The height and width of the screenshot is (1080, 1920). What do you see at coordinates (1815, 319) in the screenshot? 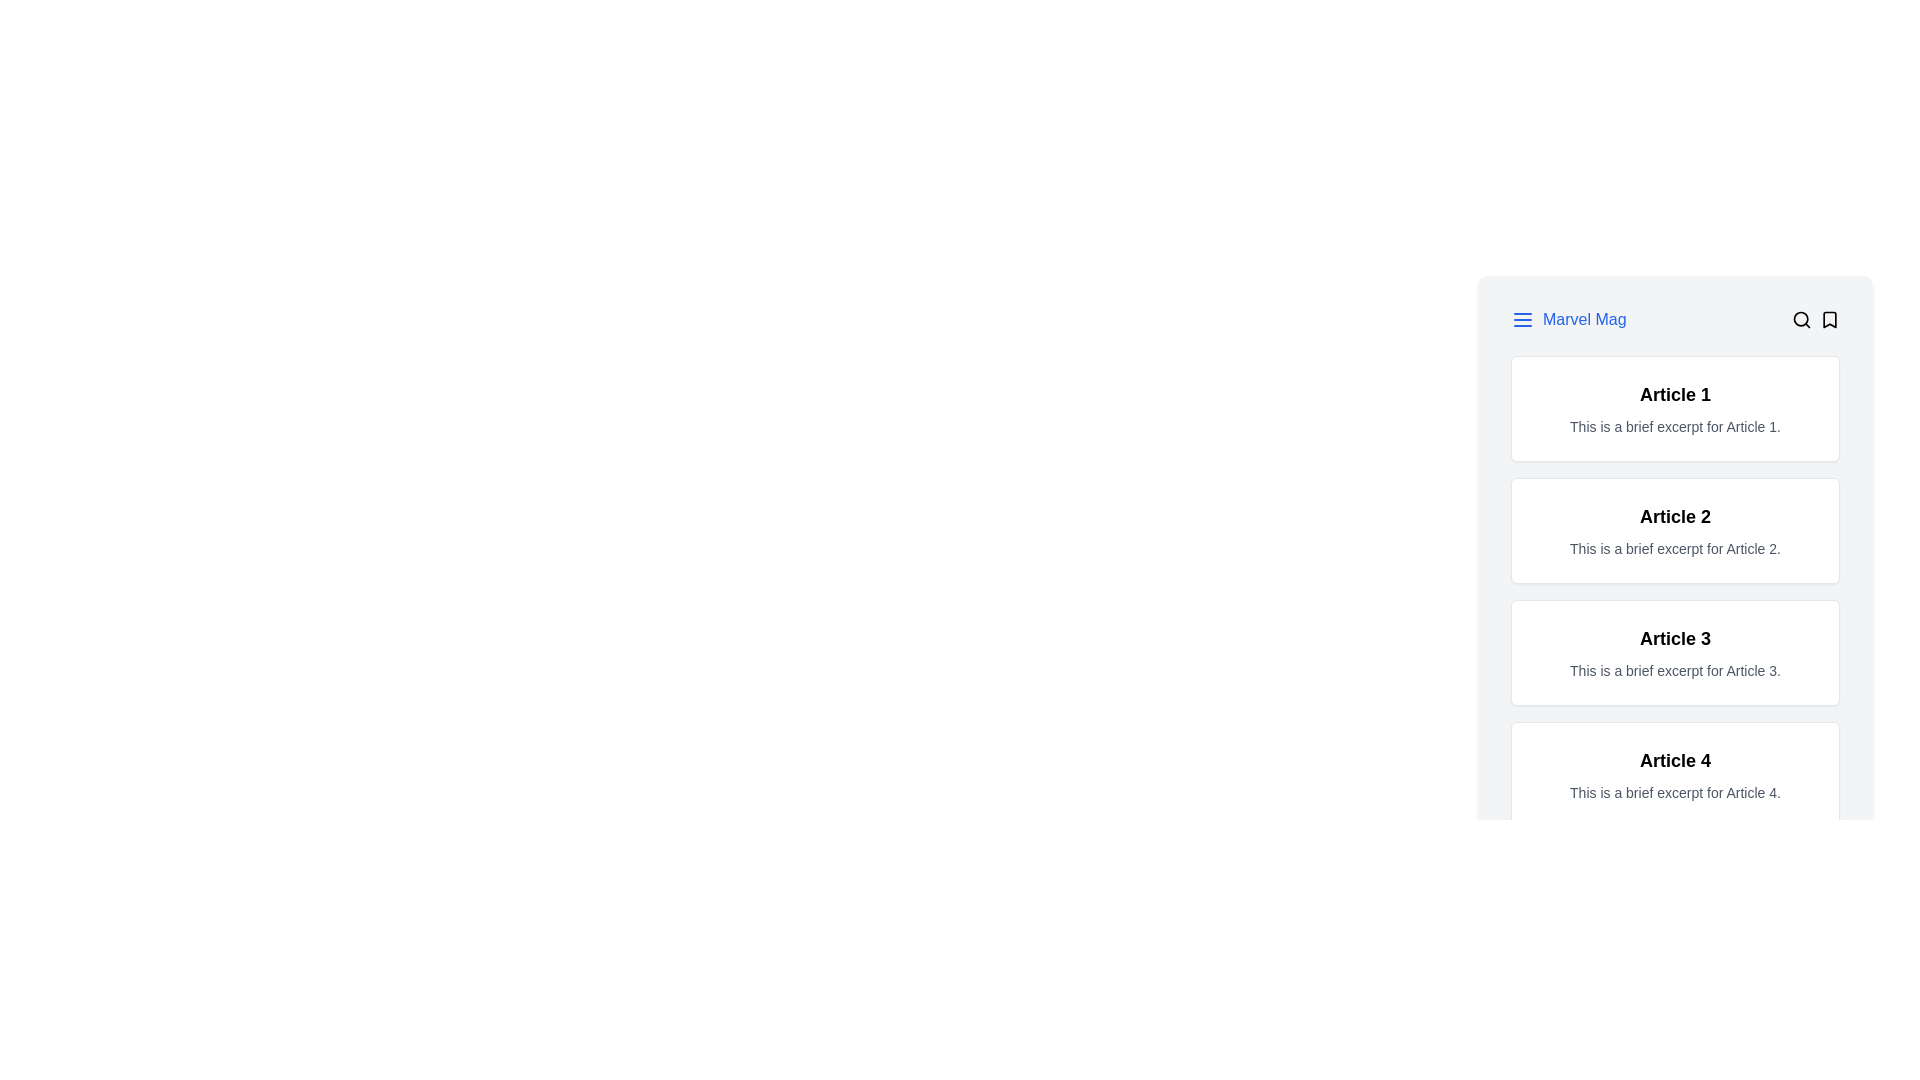
I see `the search or bookmark icon in the icon group located on the far-right side of the top horizontal bar, positioned after the title 'Marvel Mag' and the initial menu icon` at bounding box center [1815, 319].